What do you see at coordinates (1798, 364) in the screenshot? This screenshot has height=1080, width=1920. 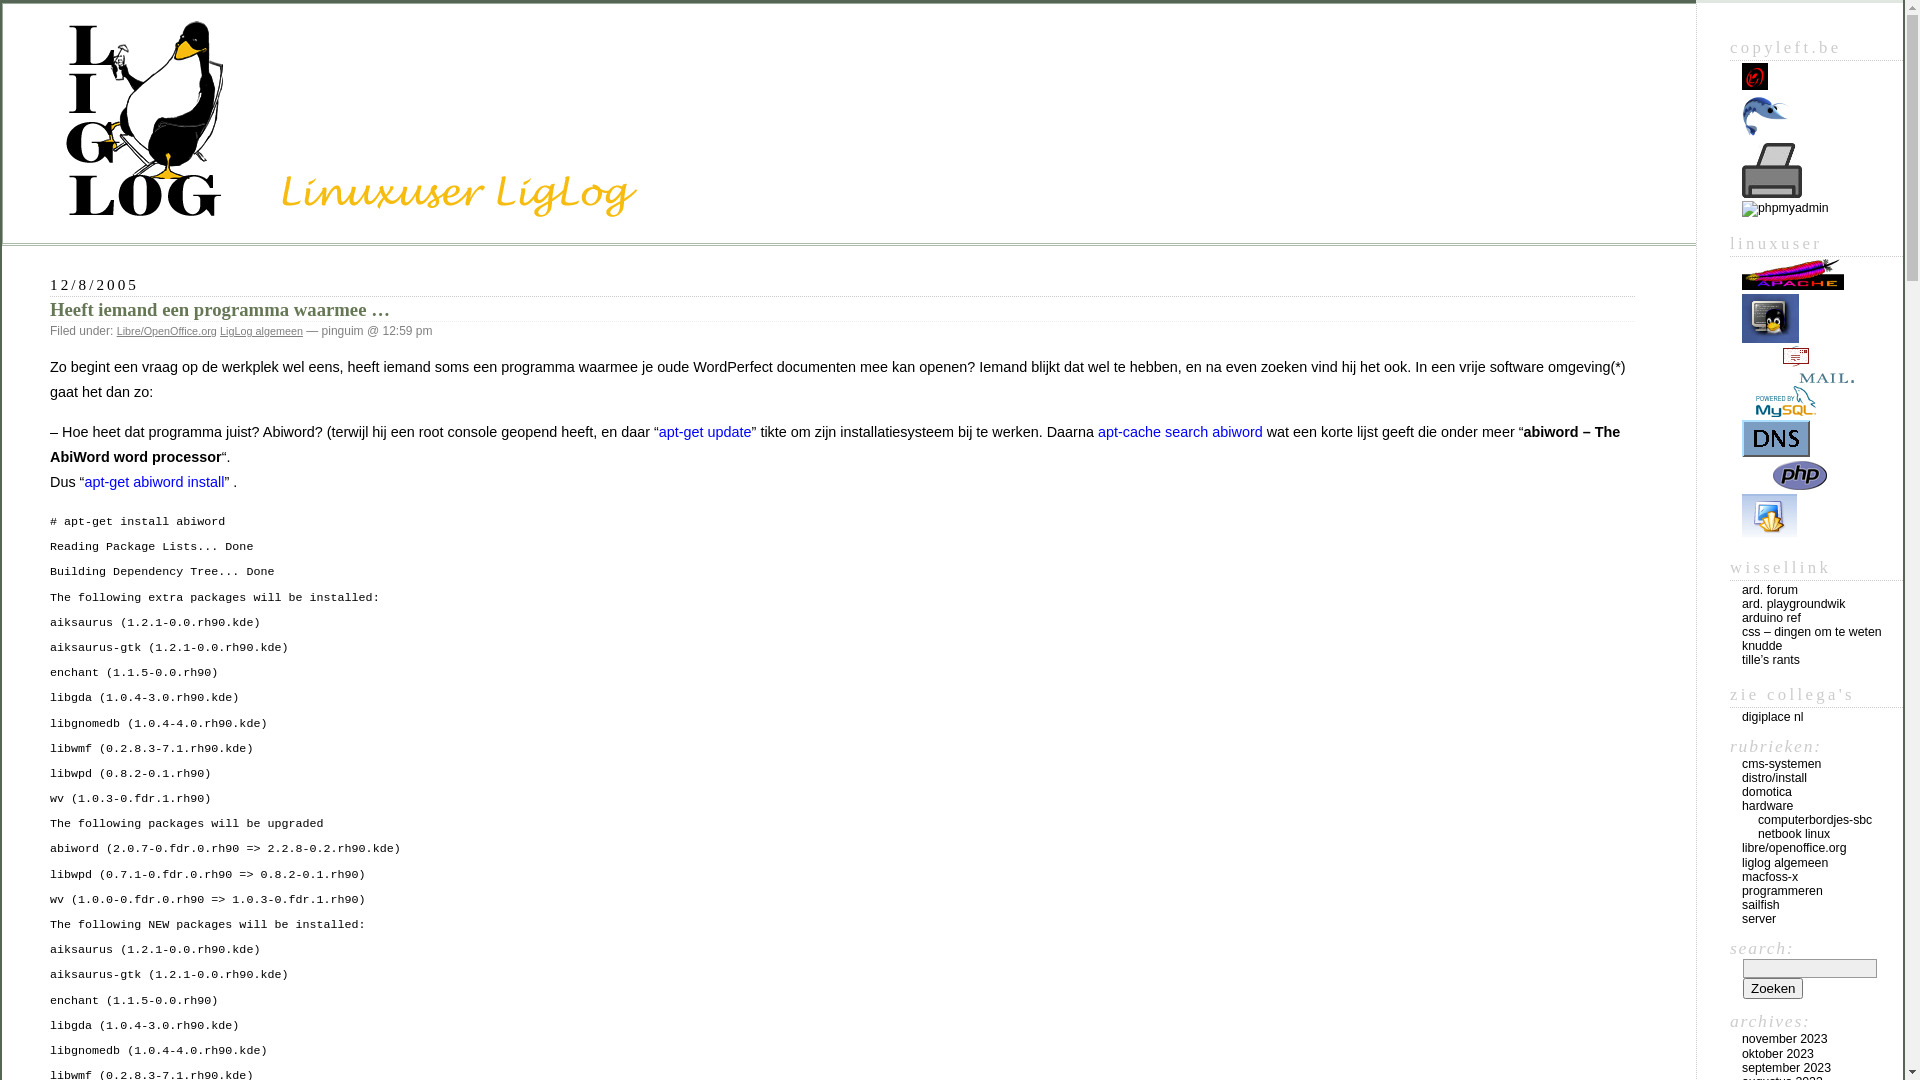 I see `'mailserver'` at bounding box center [1798, 364].